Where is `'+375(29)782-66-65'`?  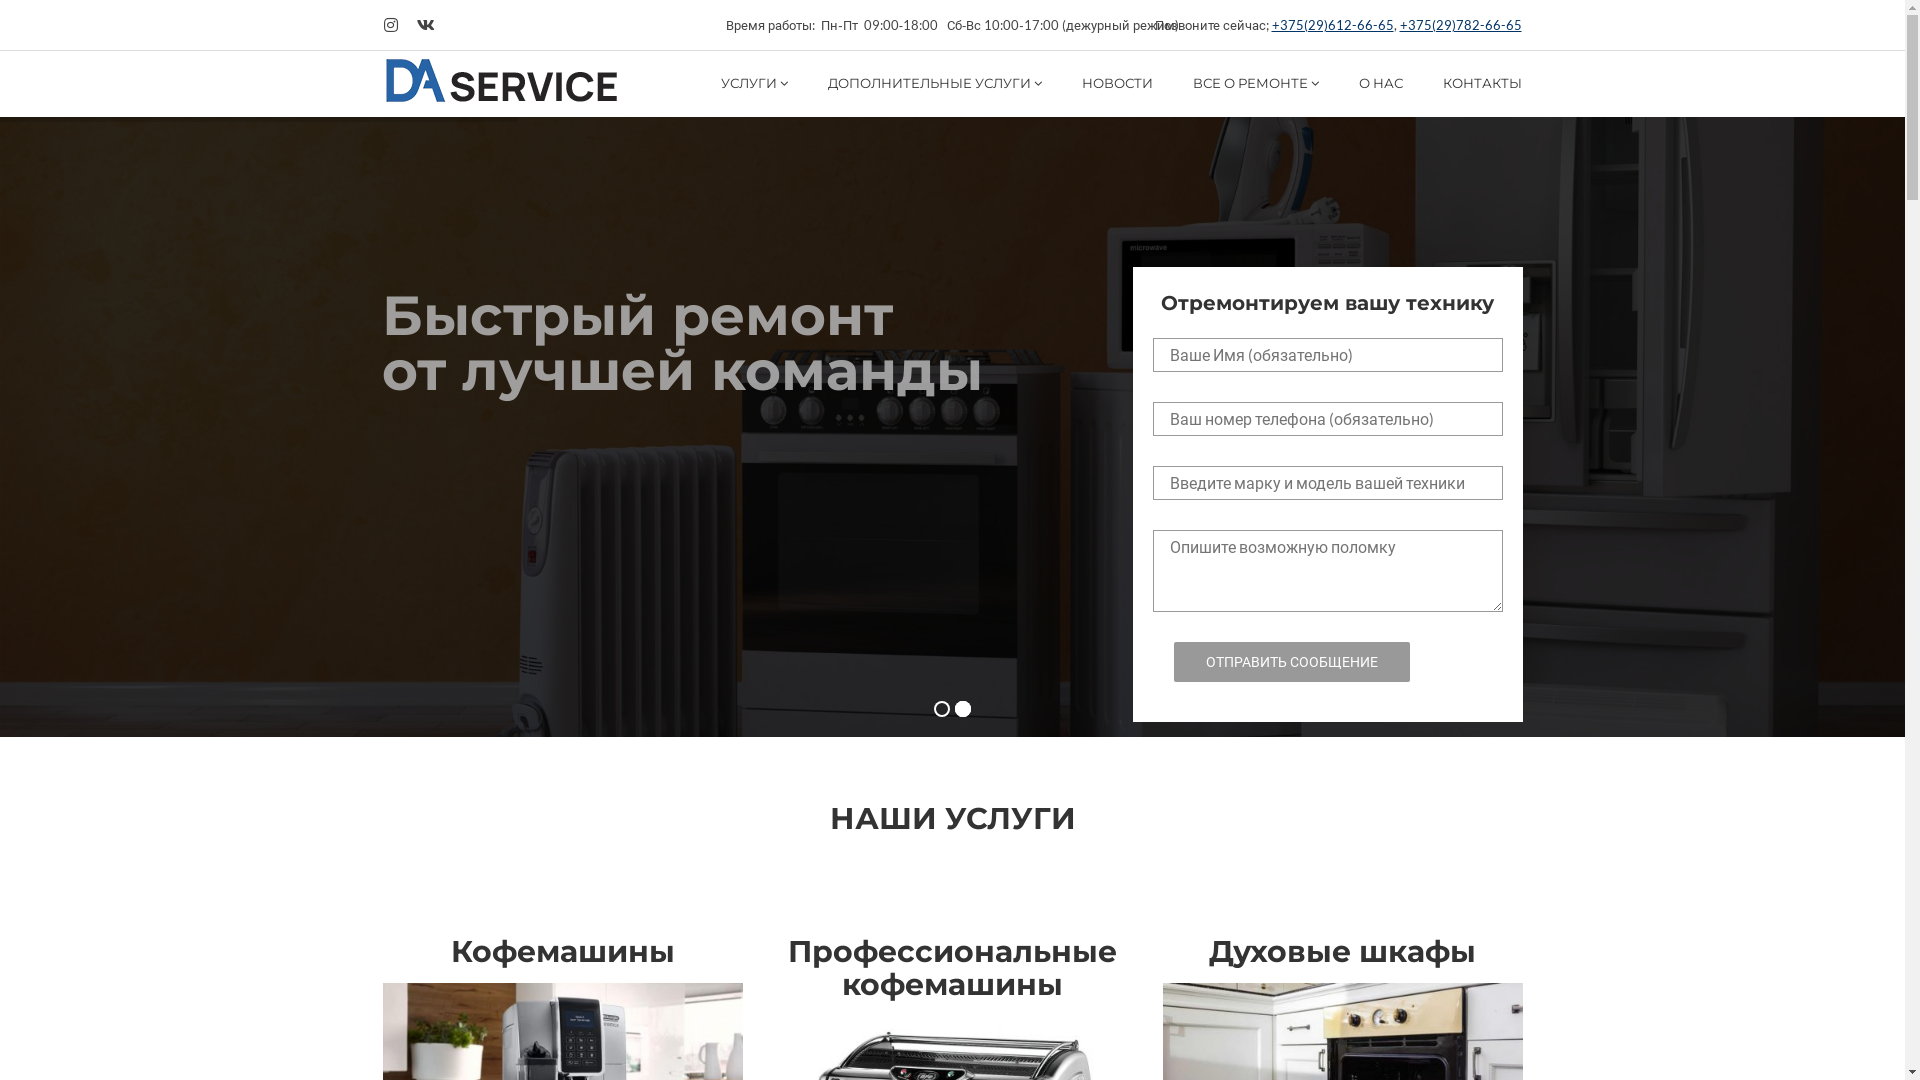 '+375(29)782-66-65' is located at coordinates (1399, 24).